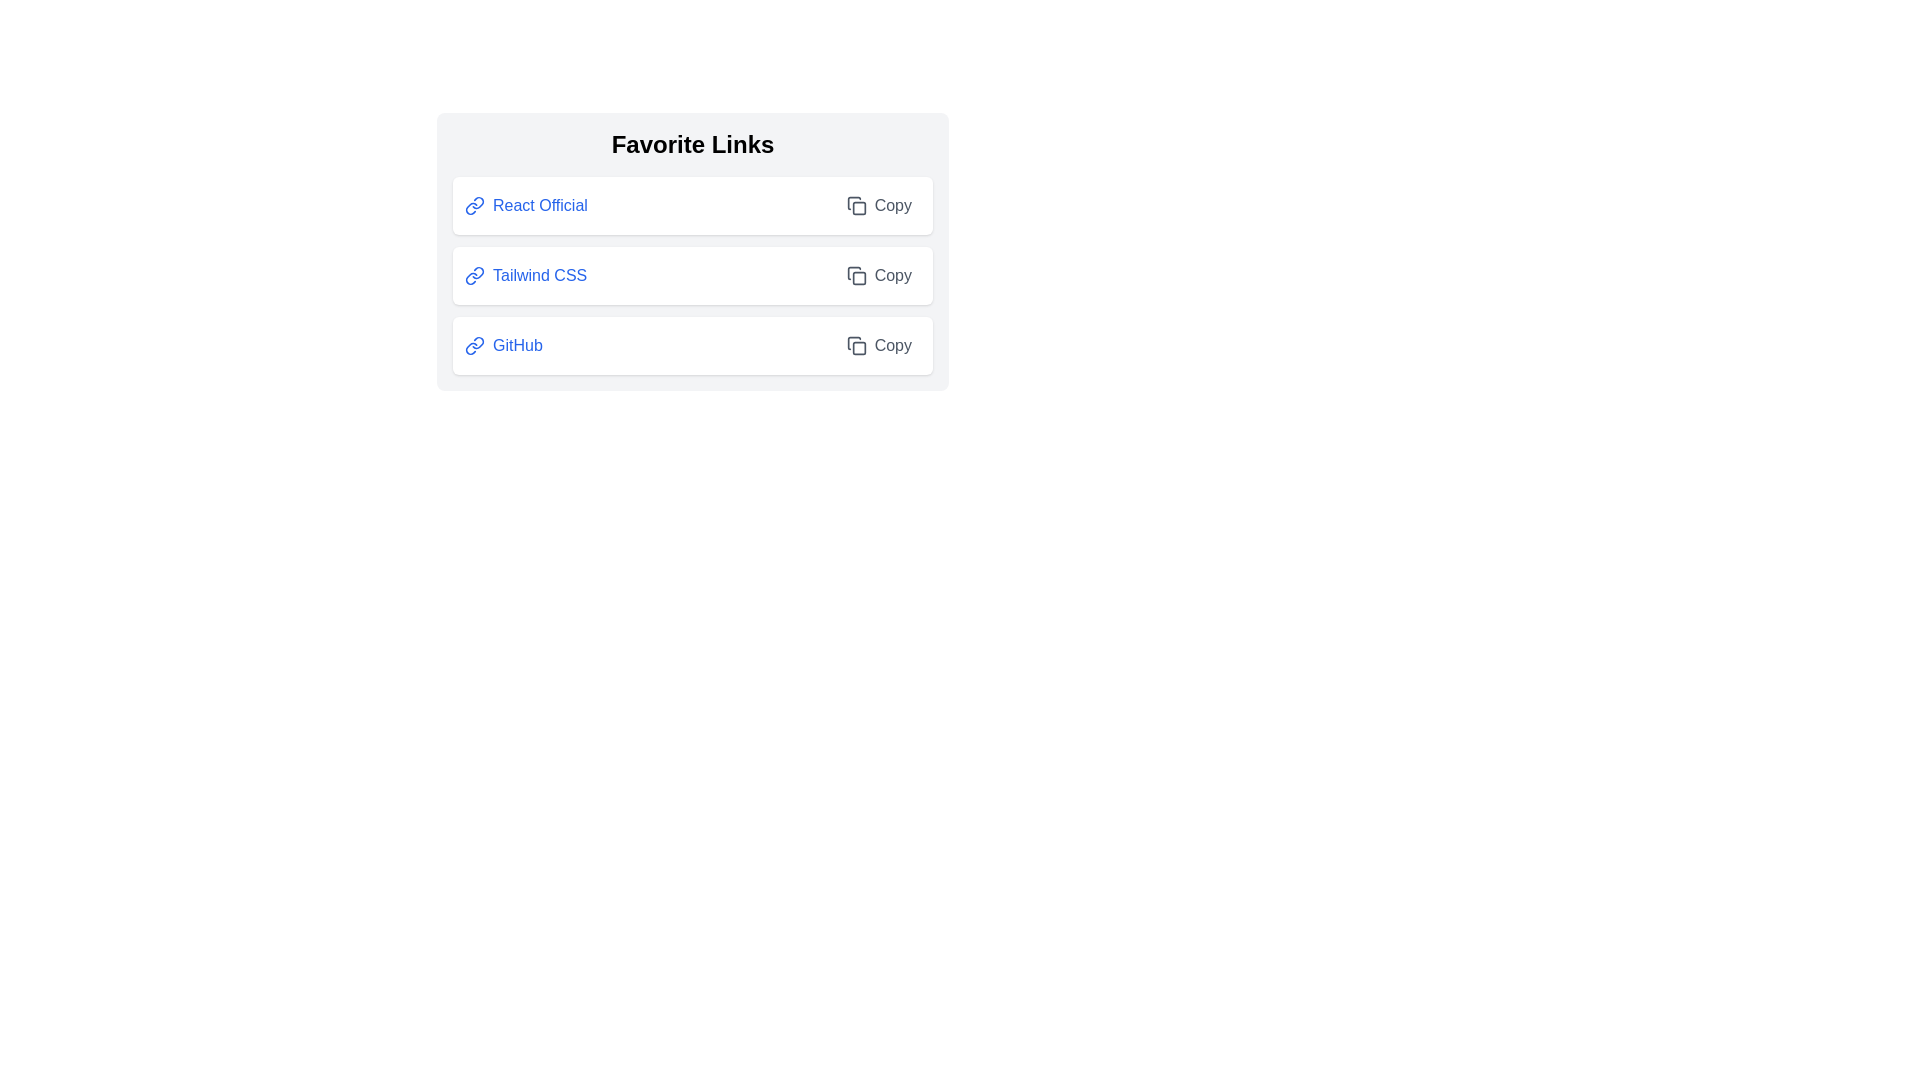 This screenshot has width=1920, height=1080. Describe the element at coordinates (856, 205) in the screenshot. I see `the 'Copy' icon adjacent to the 'React Official' label` at that location.